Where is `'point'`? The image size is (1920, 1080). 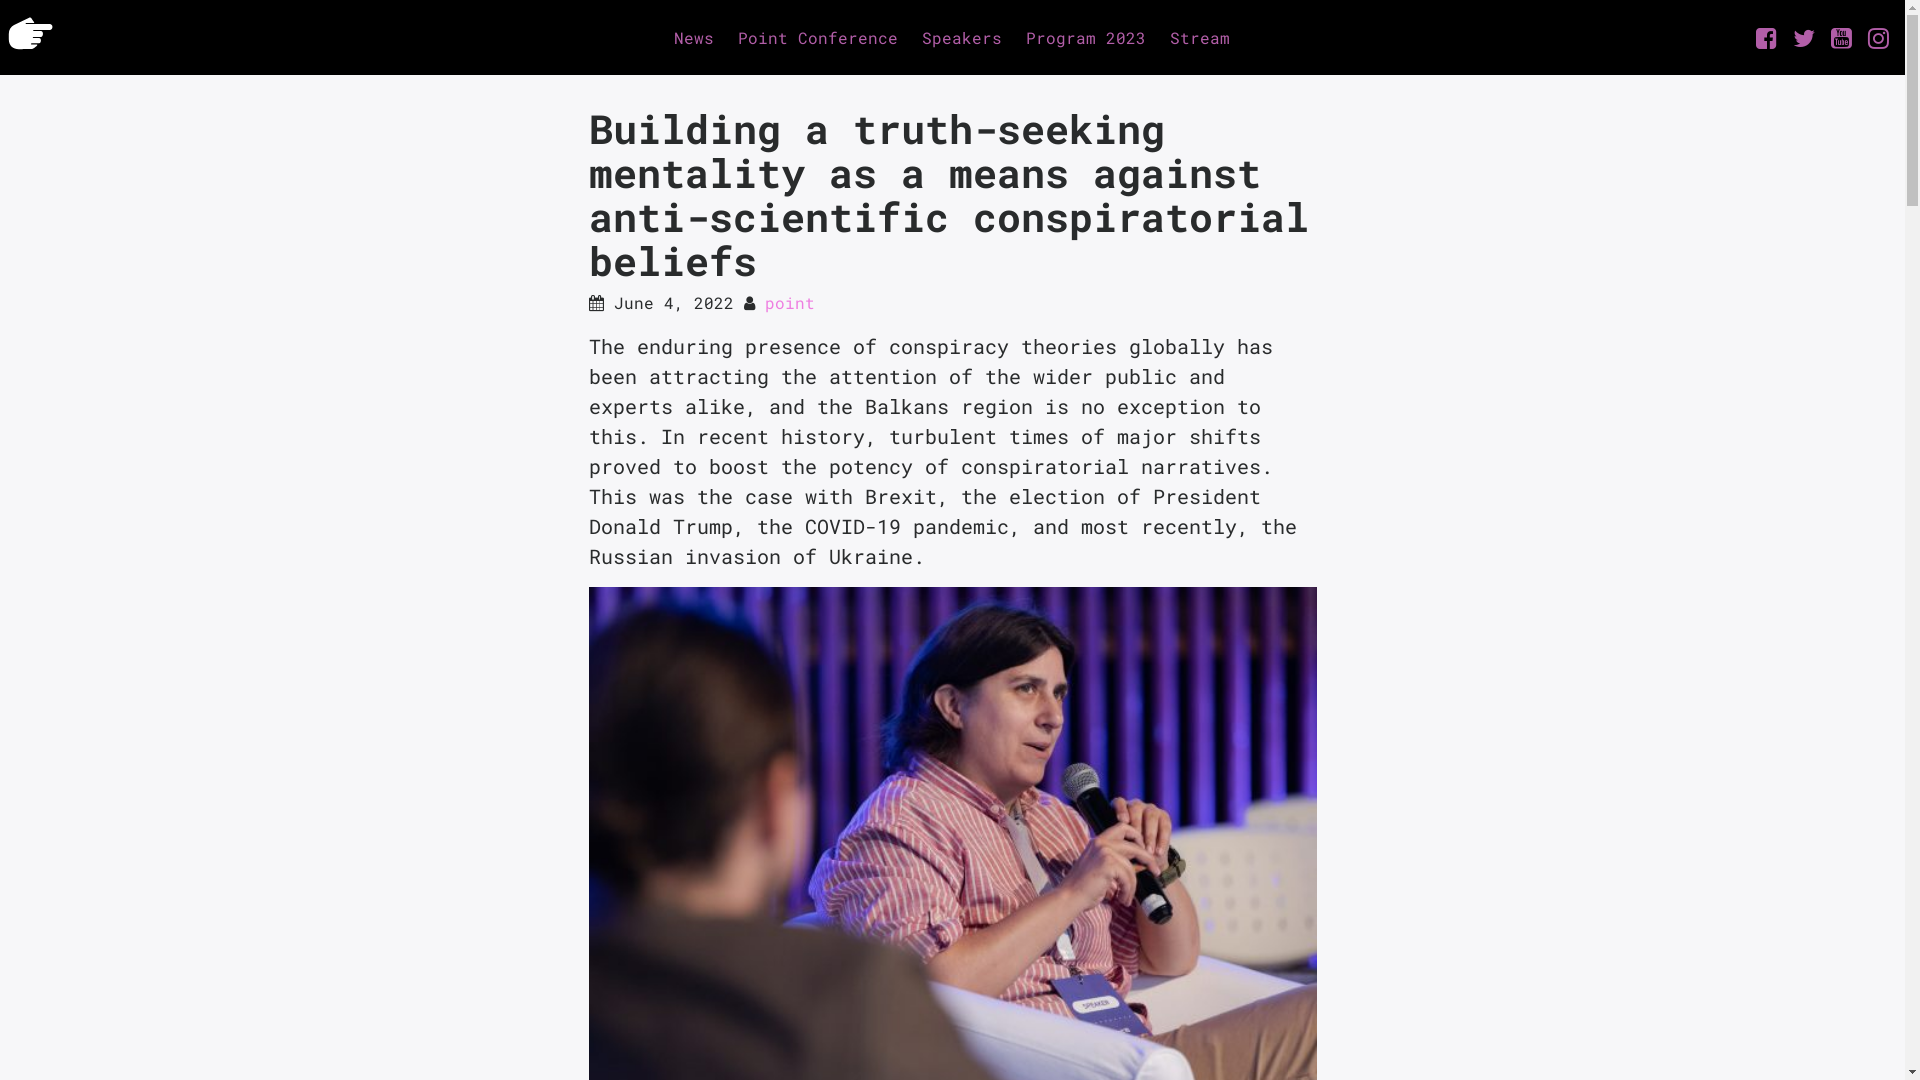 'point' is located at coordinates (787, 302).